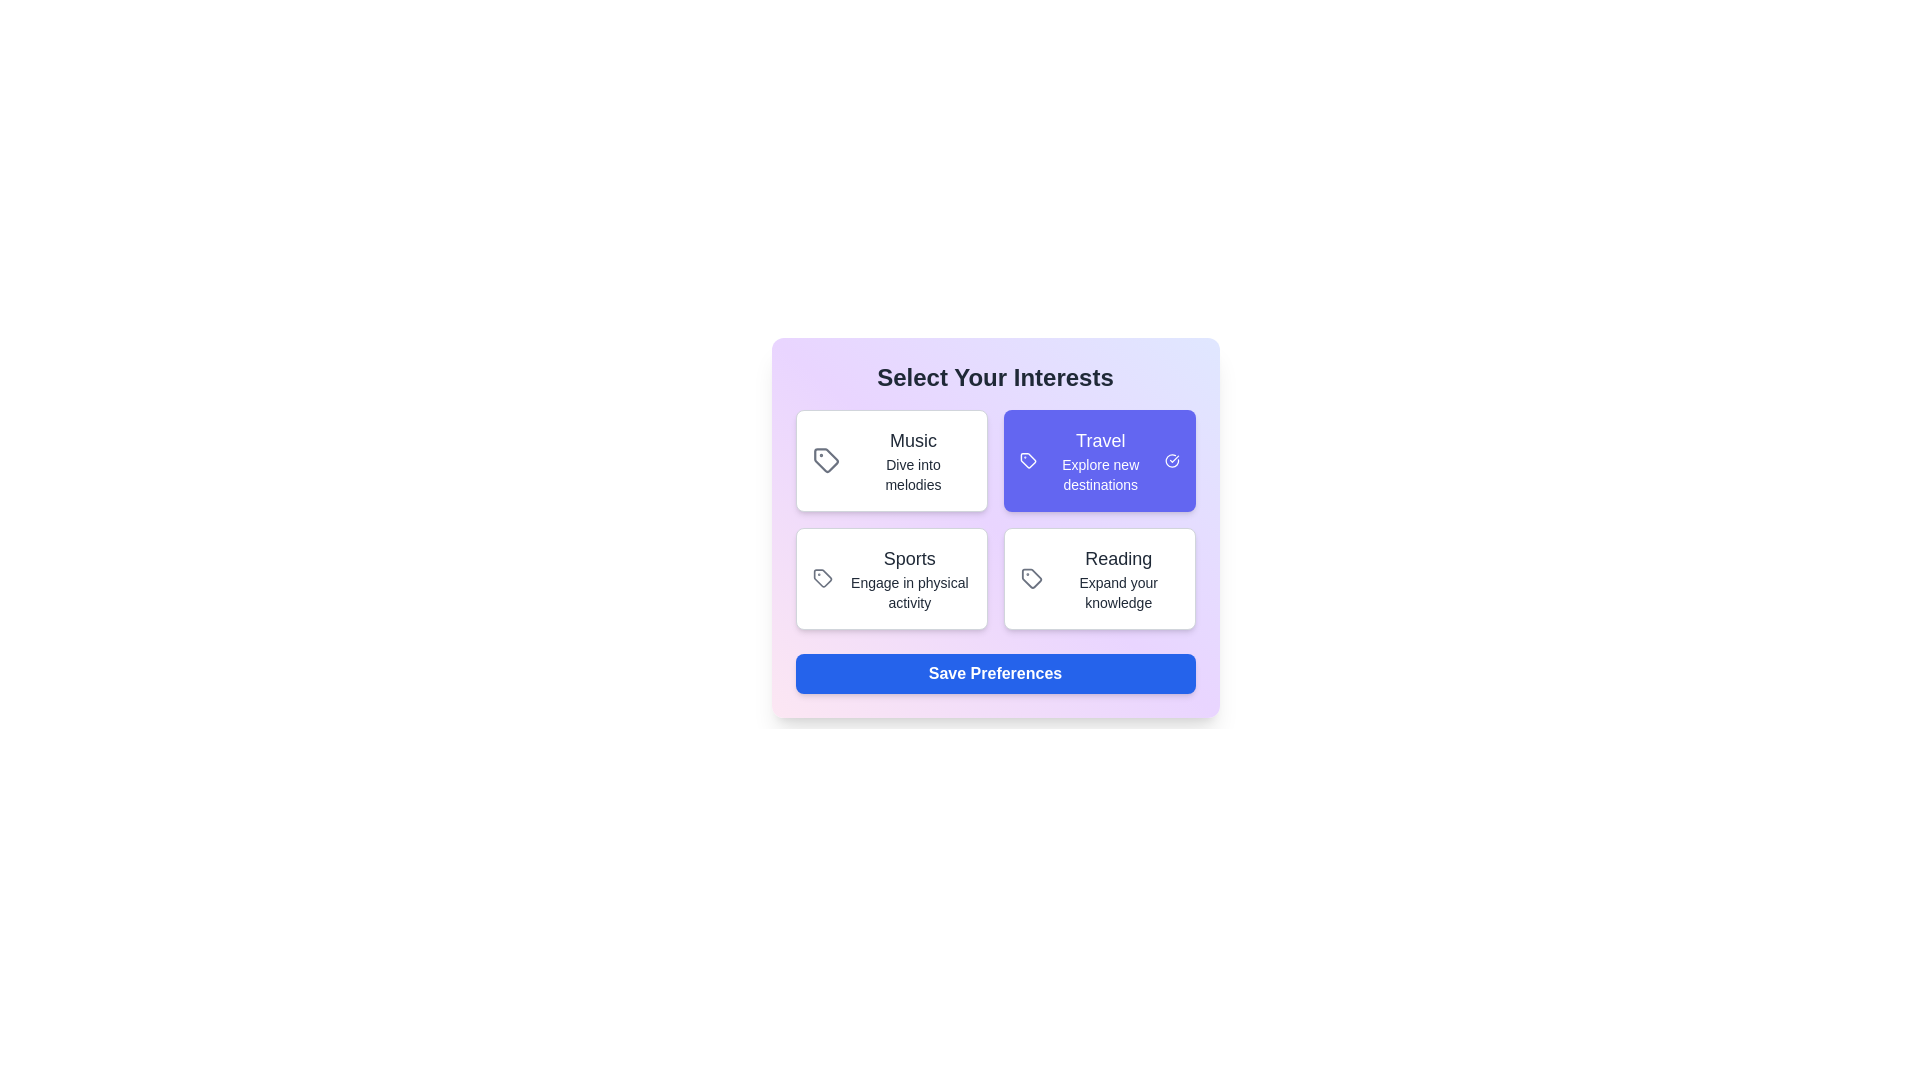 The height and width of the screenshot is (1080, 1920). What do you see at coordinates (995, 674) in the screenshot?
I see `the 'Save Preferences' button to save the user's selected preferences` at bounding box center [995, 674].